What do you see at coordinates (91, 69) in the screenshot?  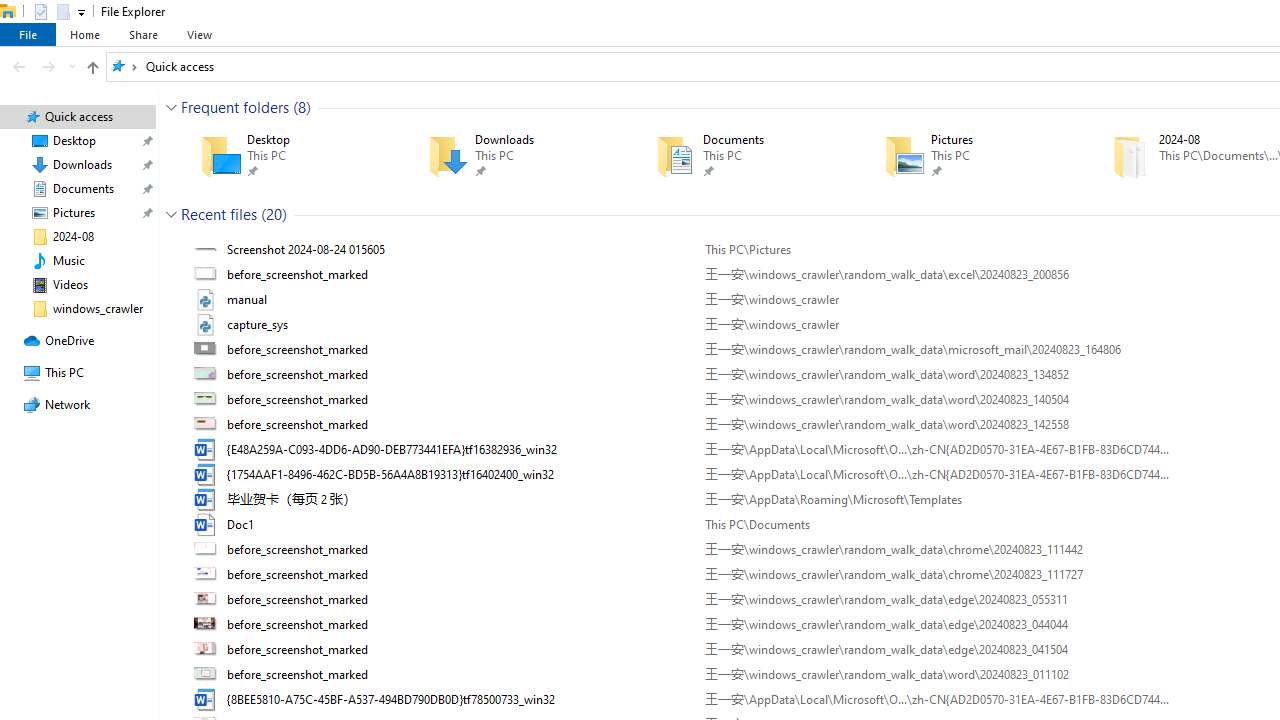 I see `'Up band toolbar'` at bounding box center [91, 69].